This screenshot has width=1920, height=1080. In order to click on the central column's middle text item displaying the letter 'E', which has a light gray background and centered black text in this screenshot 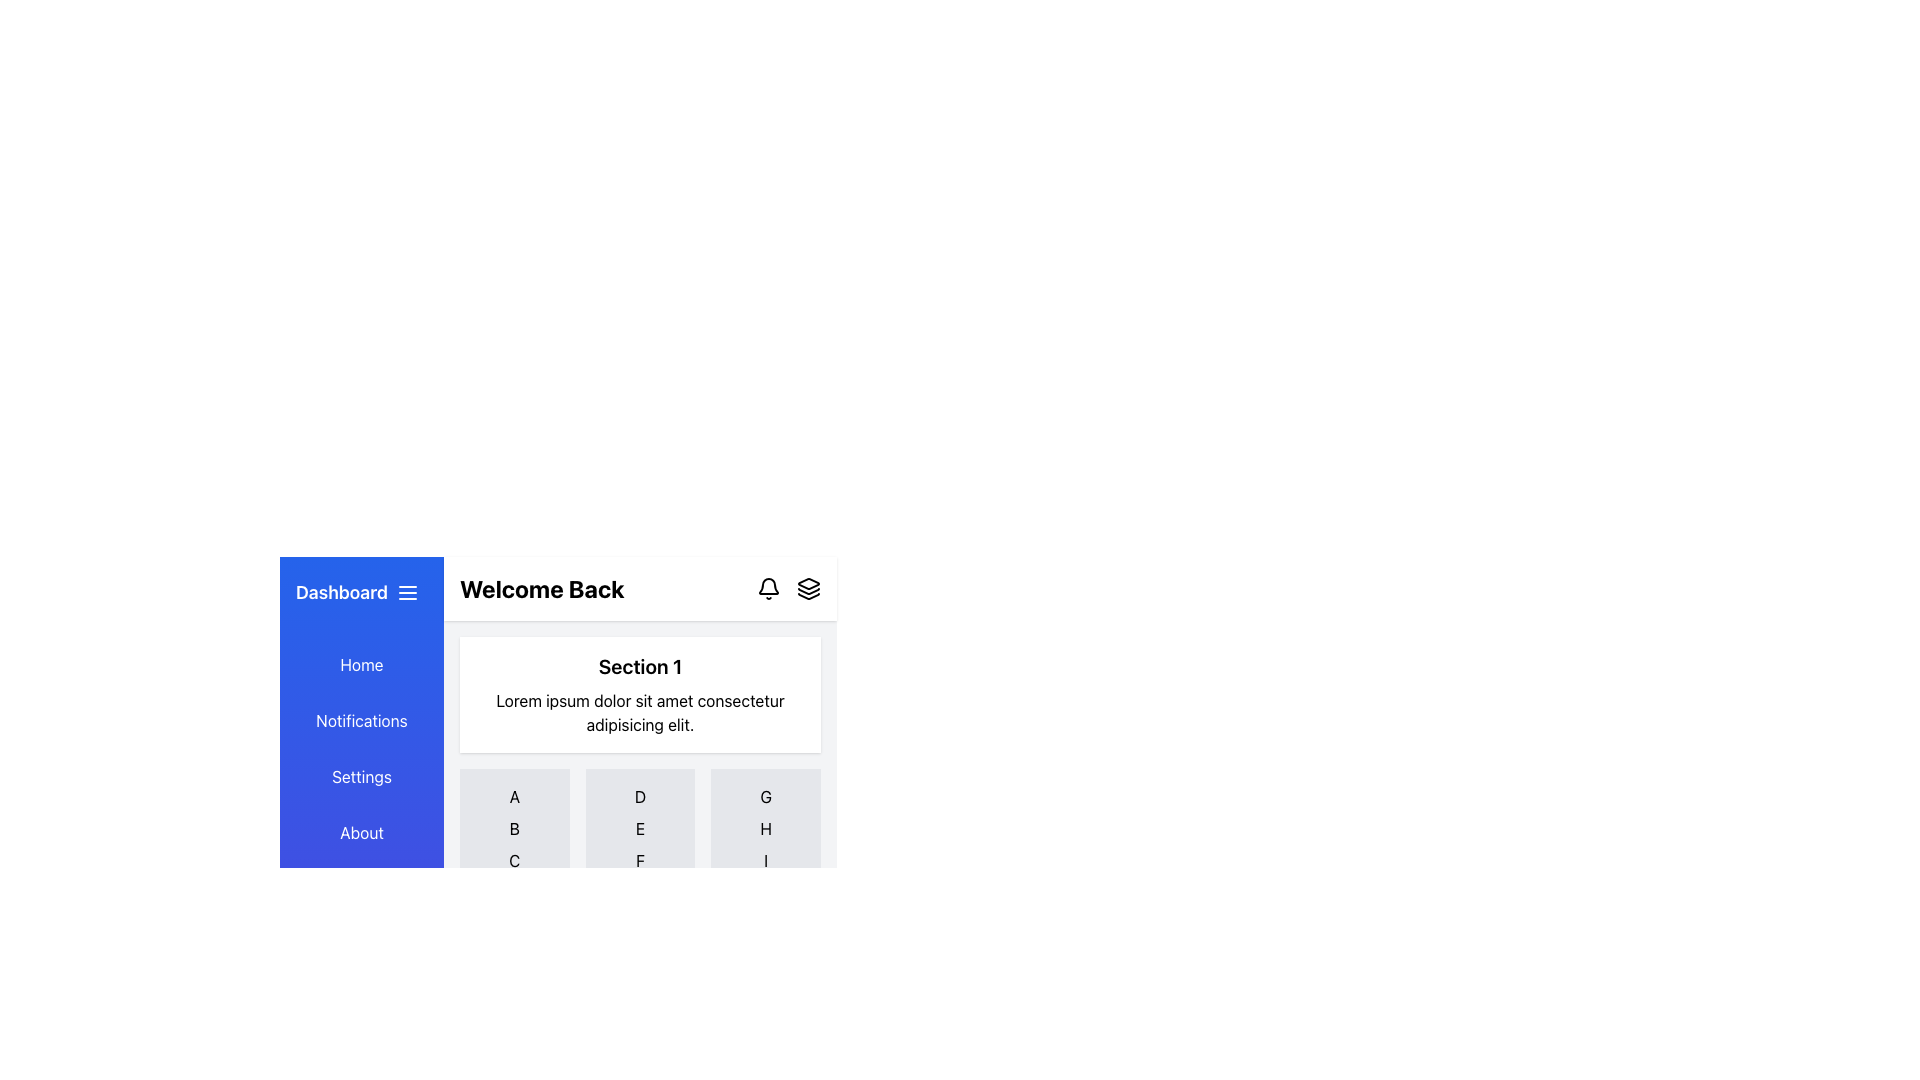, I will do `click(640, 833)`.